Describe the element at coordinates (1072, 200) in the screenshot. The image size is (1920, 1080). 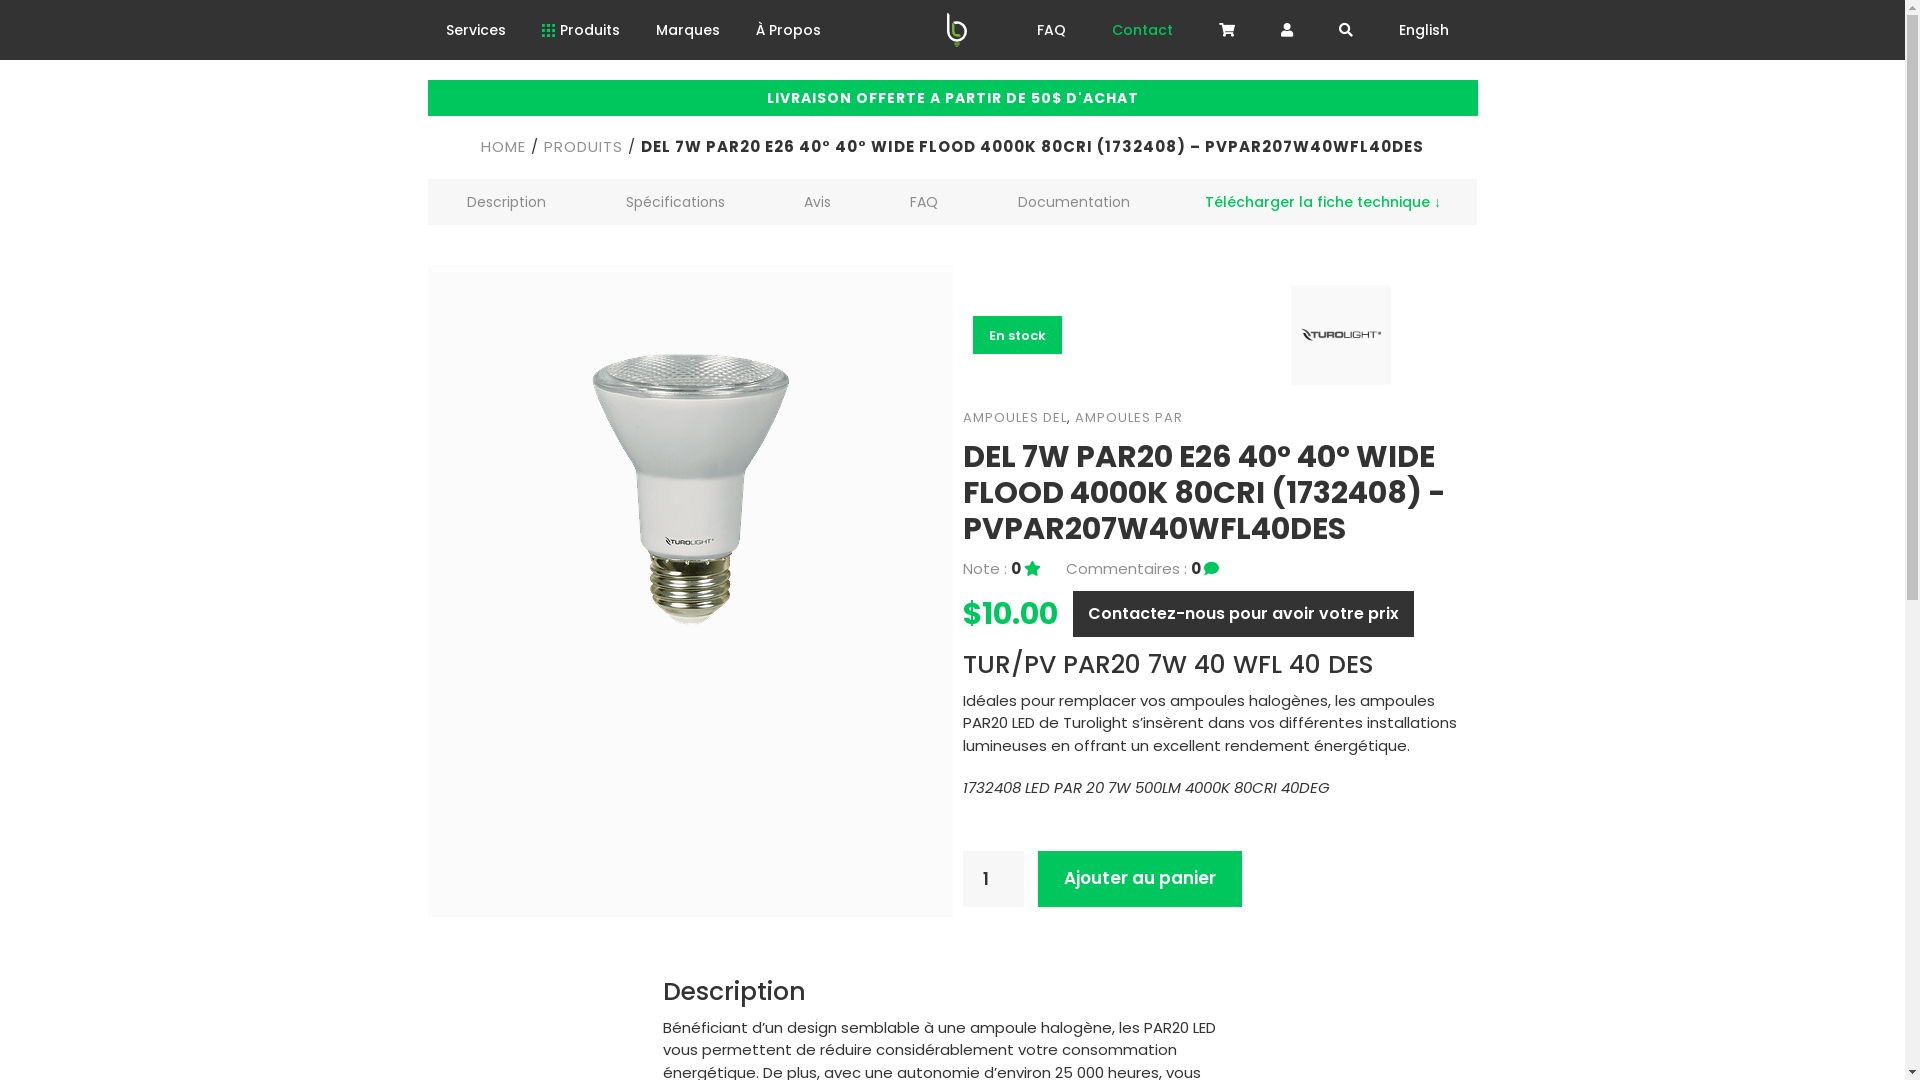
I see `'Documentation'` at that location.